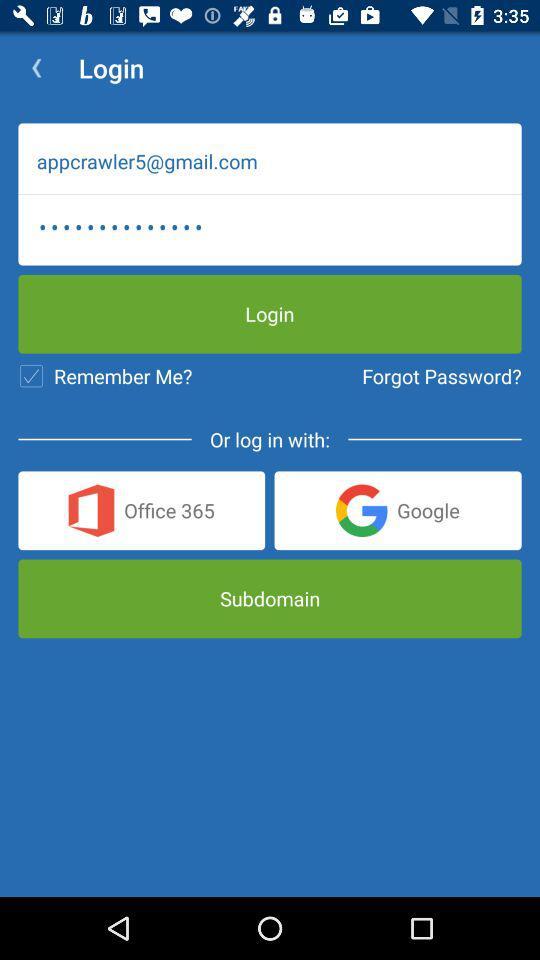 The width and height of the screenshot is (540, 960). What do you see at coordinates (441, 375) in the screenshot?
I see `the forgot password? item` at bounding box center [441, 375].